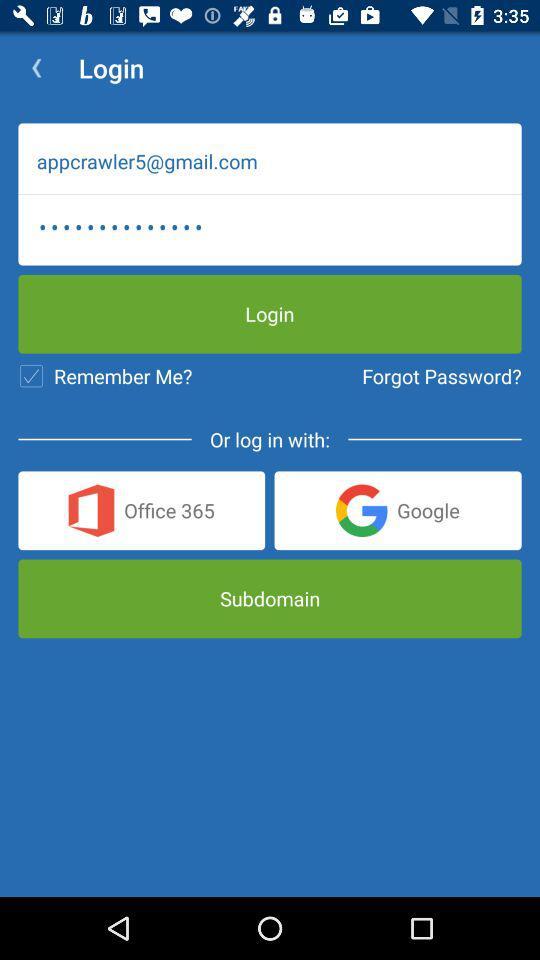 The width and height of the screenshot is (540, 960). What do you see at coordinates (441, 375) in the screenshot?
I see `the forgot password? item` at bounding box center [441, 375].